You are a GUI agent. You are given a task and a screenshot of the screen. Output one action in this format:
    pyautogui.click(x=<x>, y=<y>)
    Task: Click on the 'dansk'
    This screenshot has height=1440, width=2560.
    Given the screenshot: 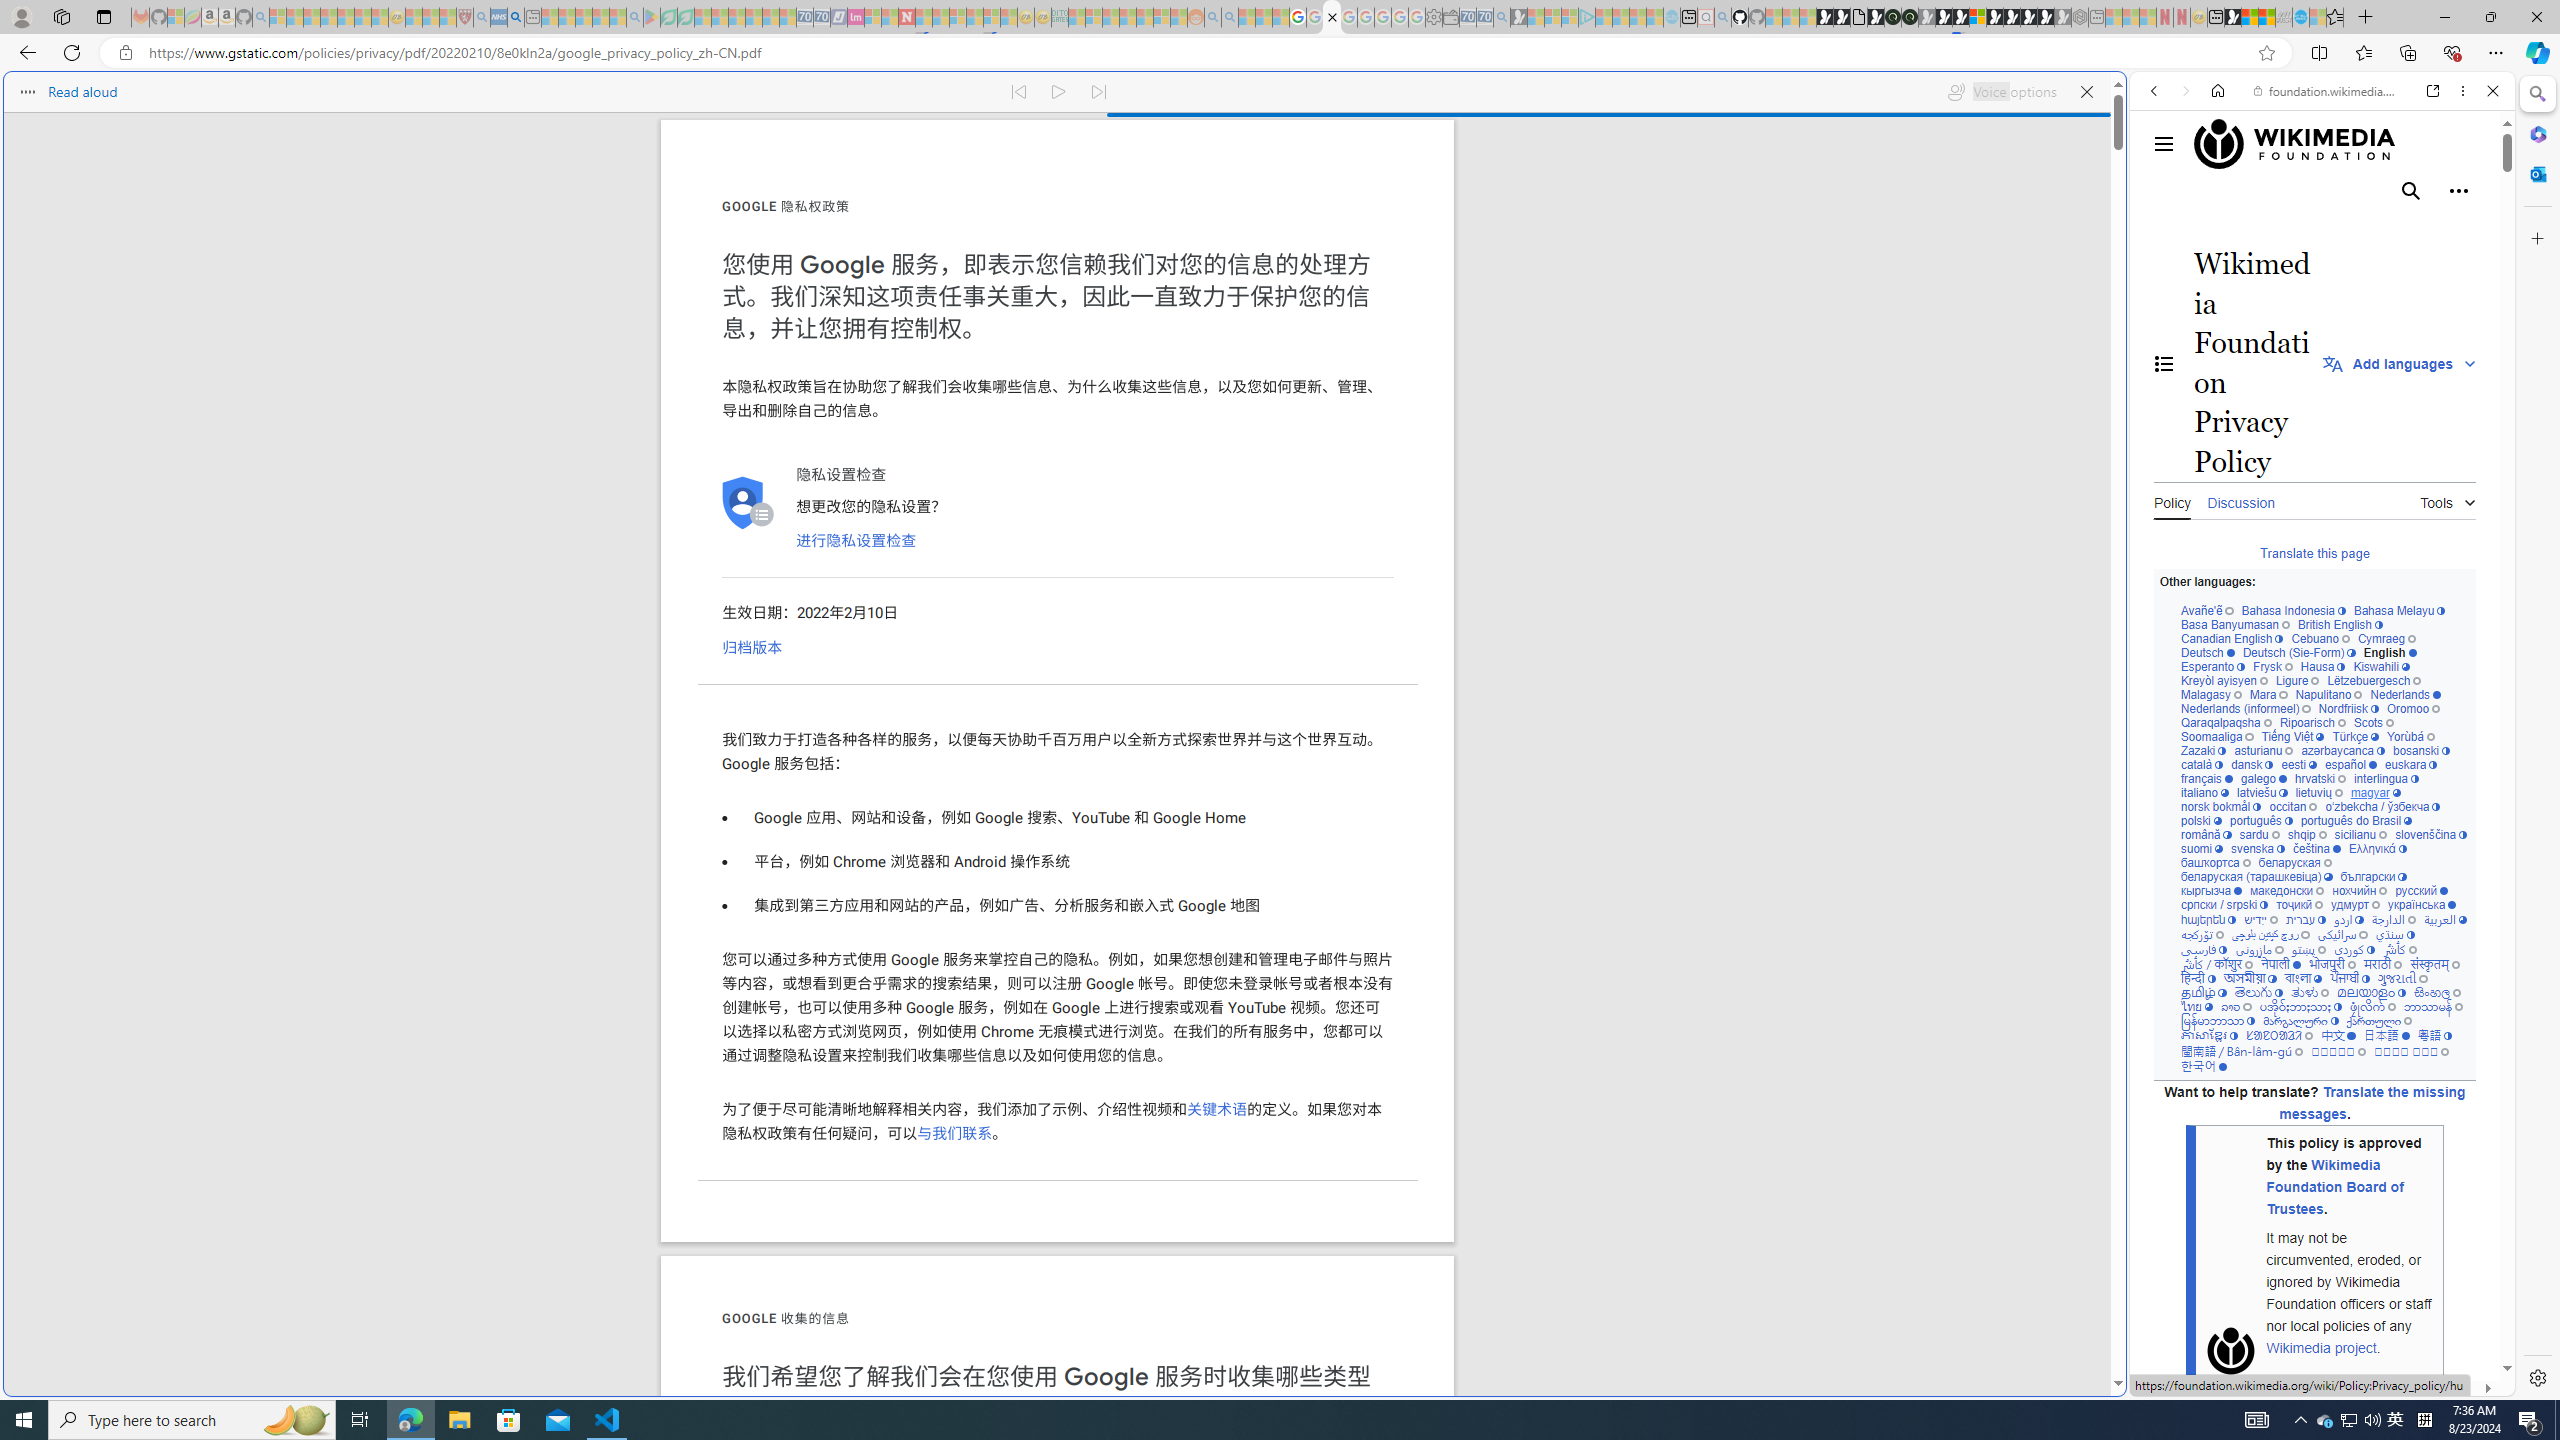 What is the action you would take?
    pyautogui.click(x=2250, y=765)
    